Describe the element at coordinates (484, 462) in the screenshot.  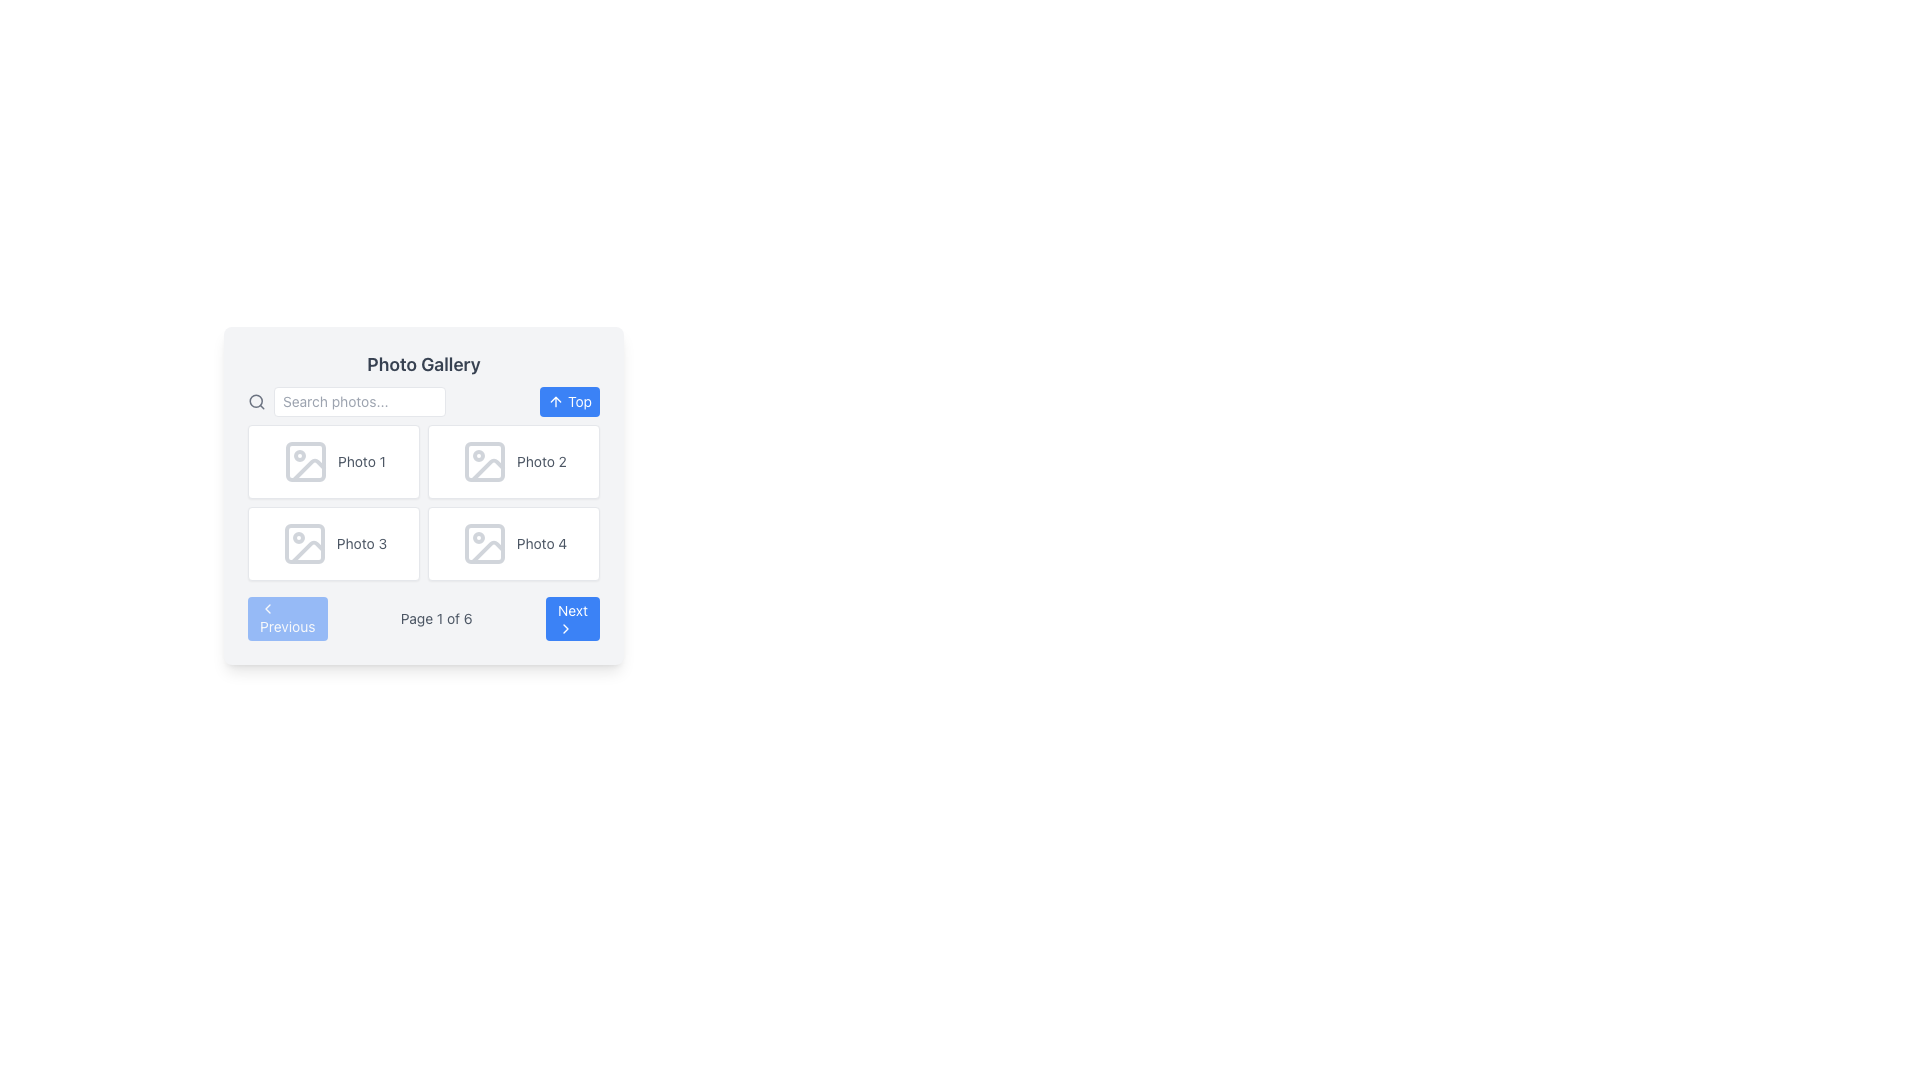
I see `the decorative graphical element in the second image slot of the Photo Gallery interface, associated with 'Photo 2'` at that location.